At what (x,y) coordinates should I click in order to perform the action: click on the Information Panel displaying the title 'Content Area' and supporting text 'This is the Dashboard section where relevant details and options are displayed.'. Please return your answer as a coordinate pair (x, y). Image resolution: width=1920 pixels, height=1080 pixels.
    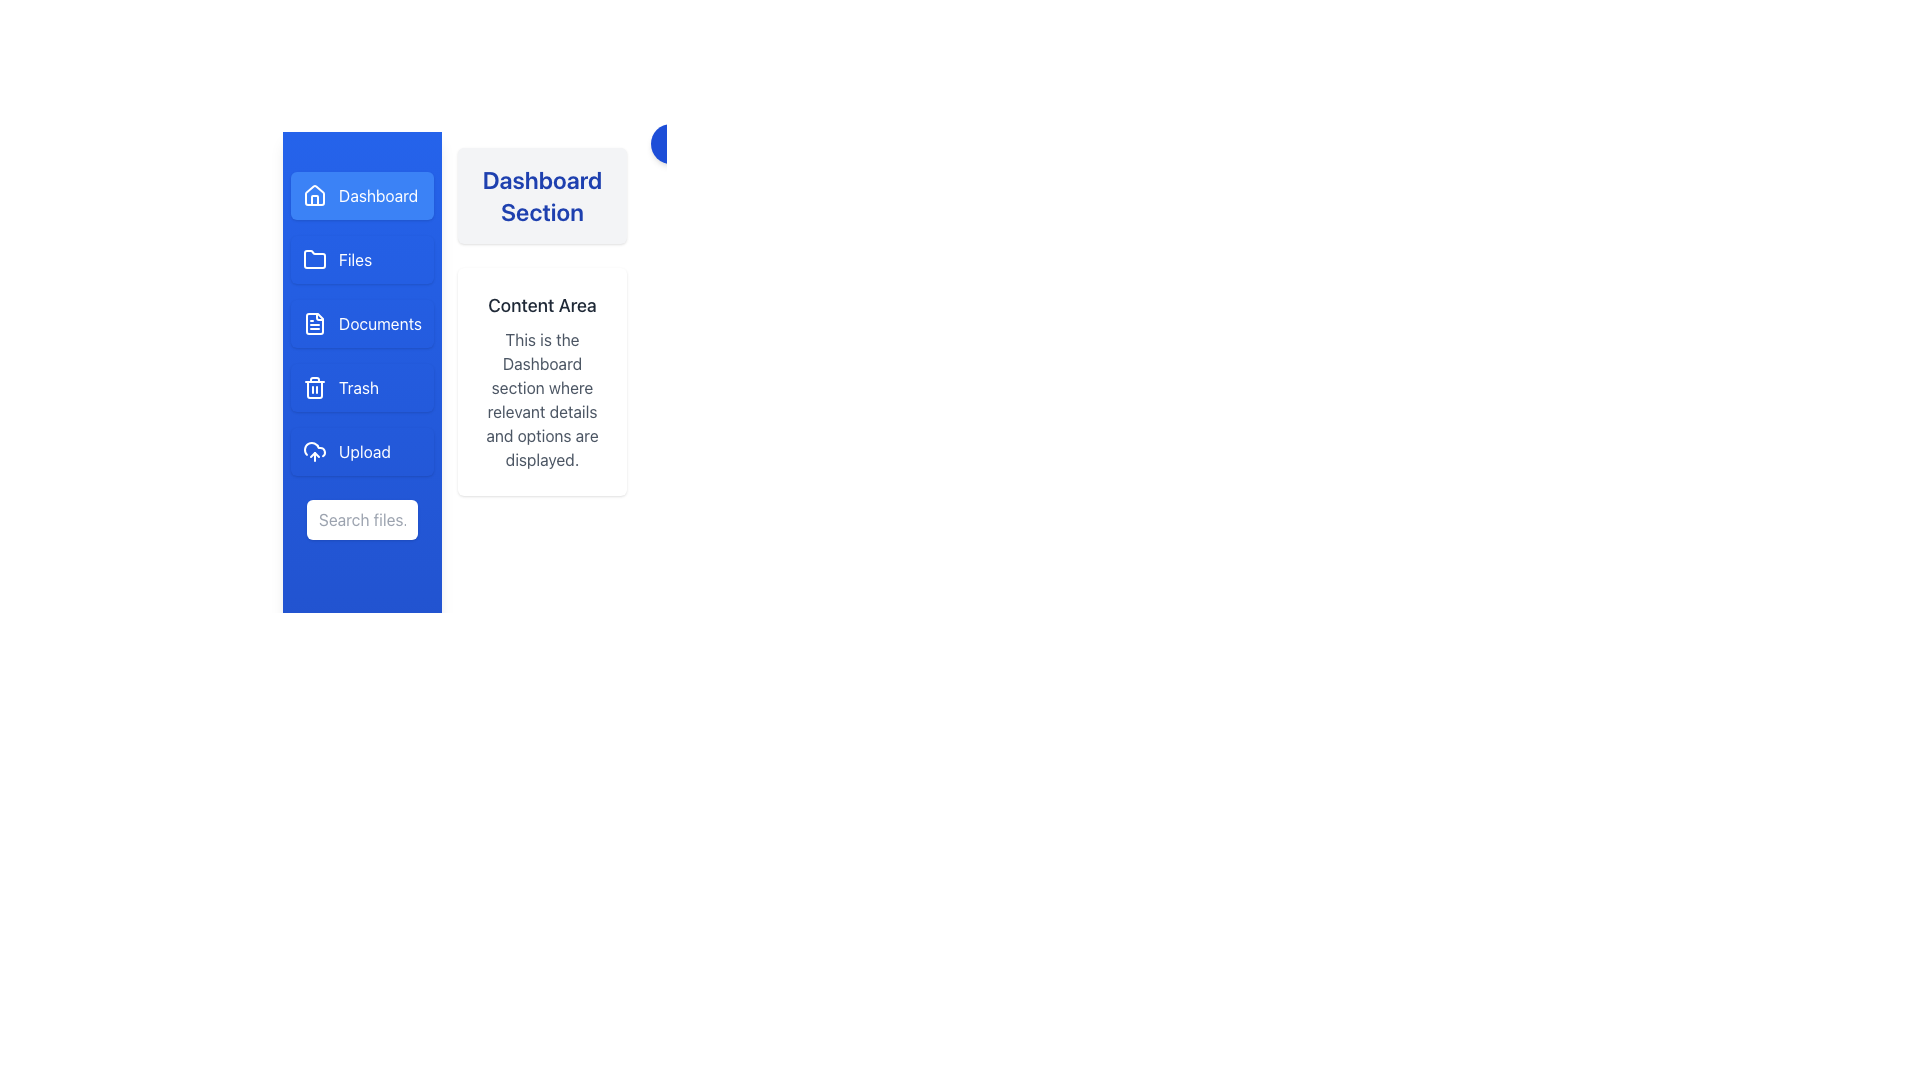
    Looking at the image, I should click on (542, 381).